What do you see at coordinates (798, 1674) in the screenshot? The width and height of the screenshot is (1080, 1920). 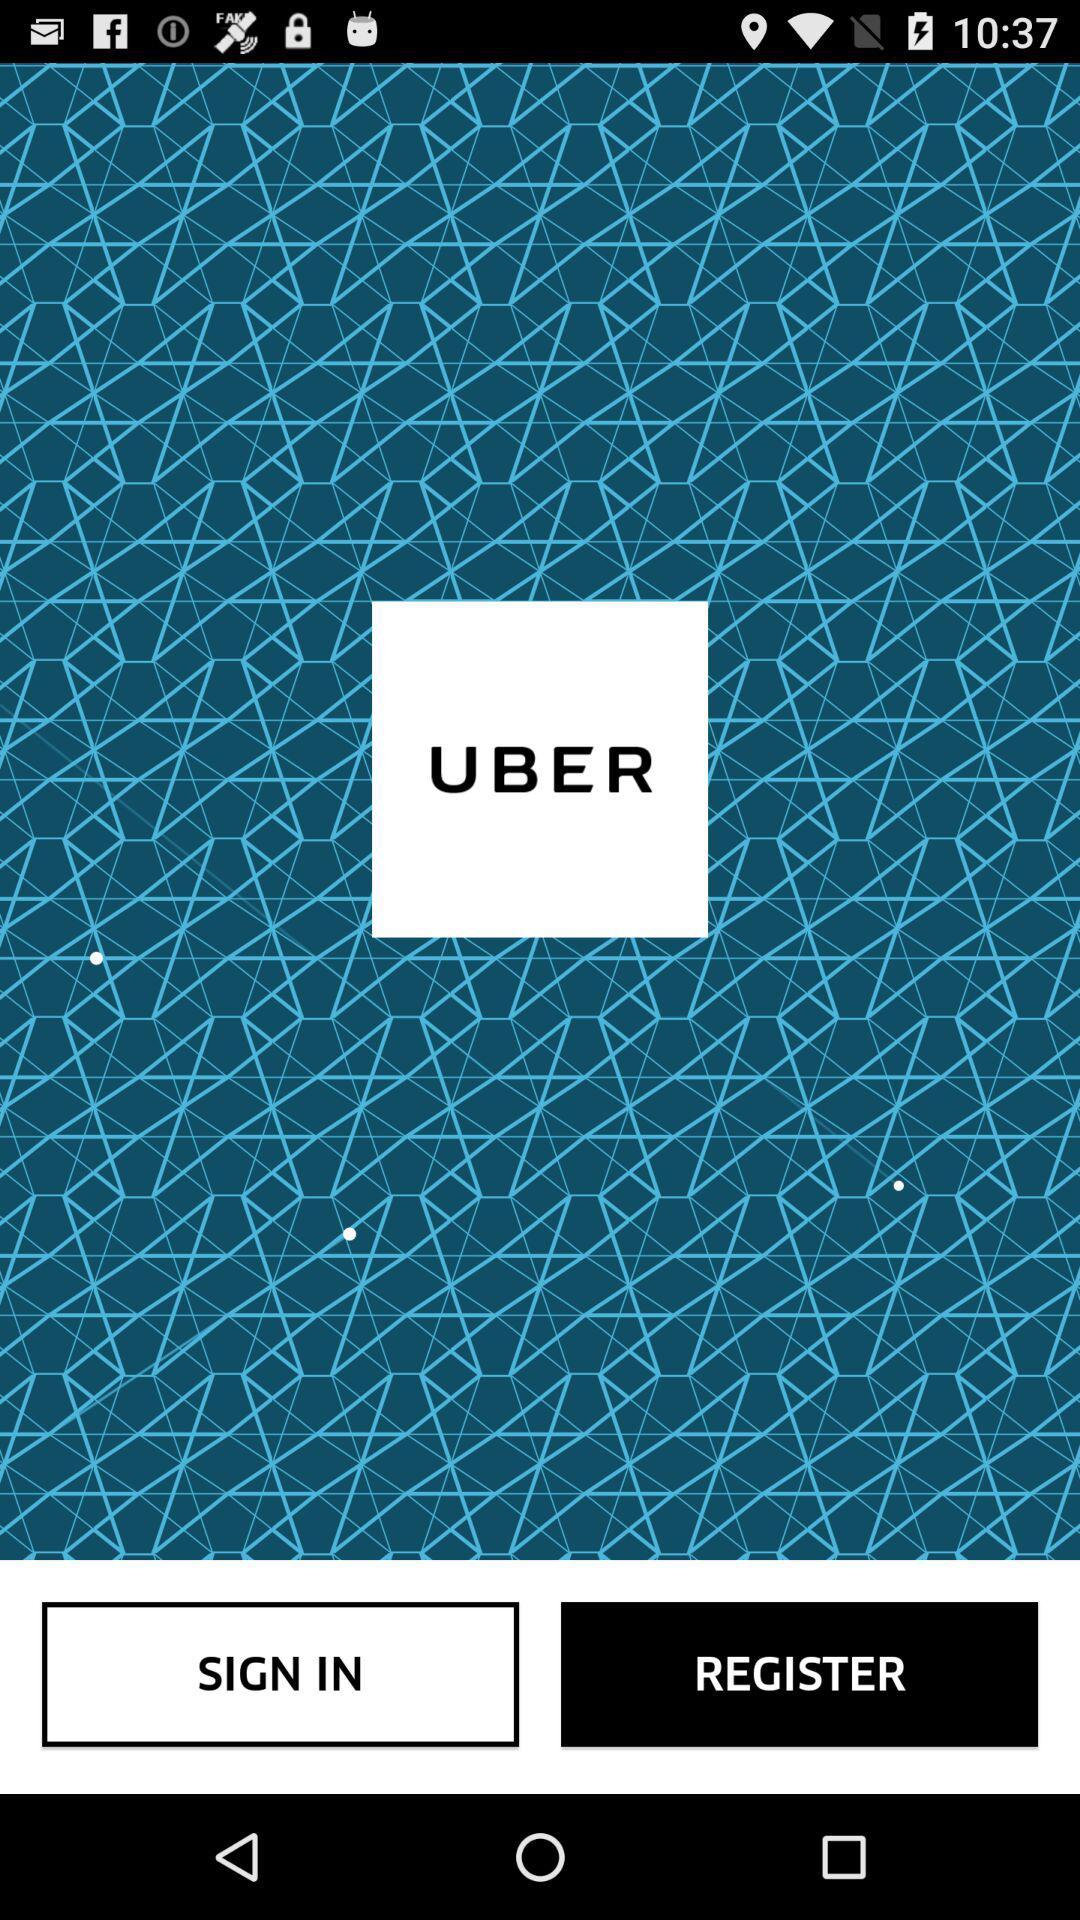 I see `icon next to the sign in icon` at bounding box center [798, 1674].